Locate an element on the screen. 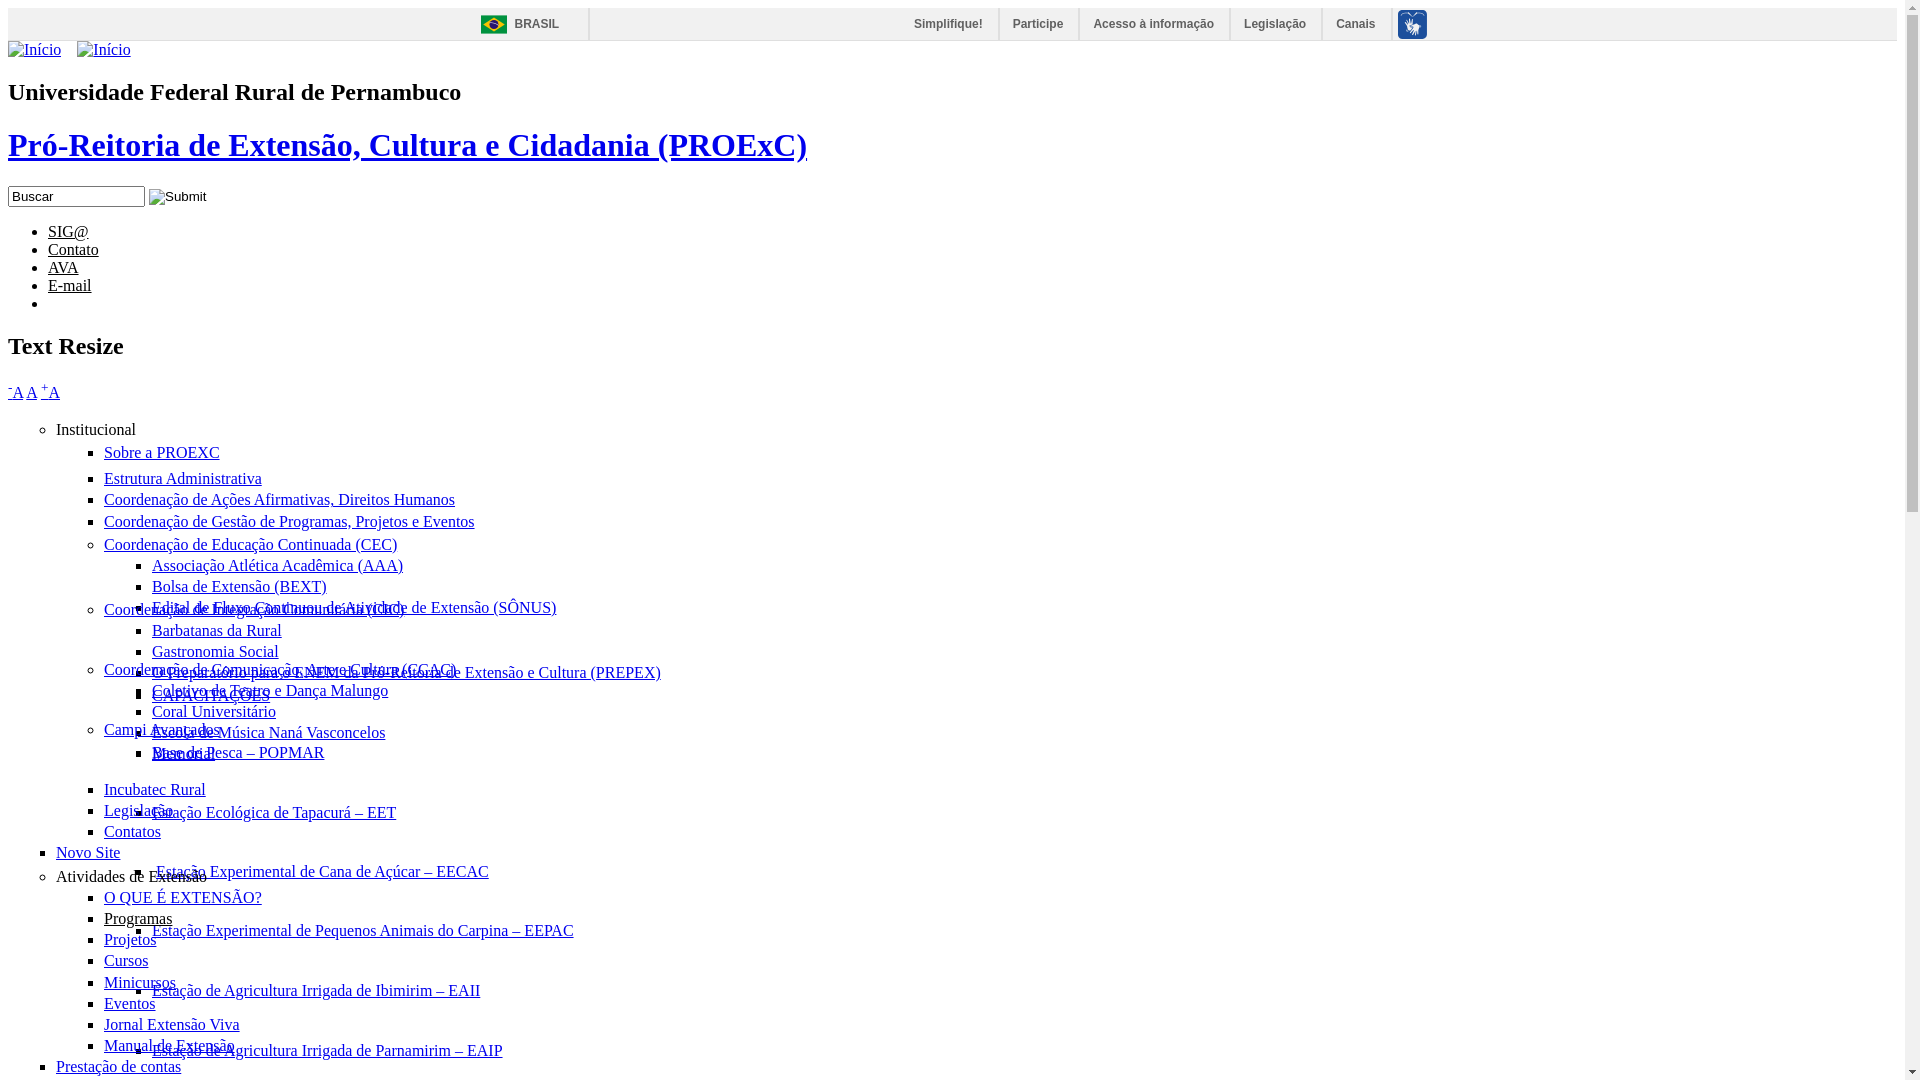 The width and height of the screenshot is (1920, 1080). 'AVA' is located at coordinates (63, 266).